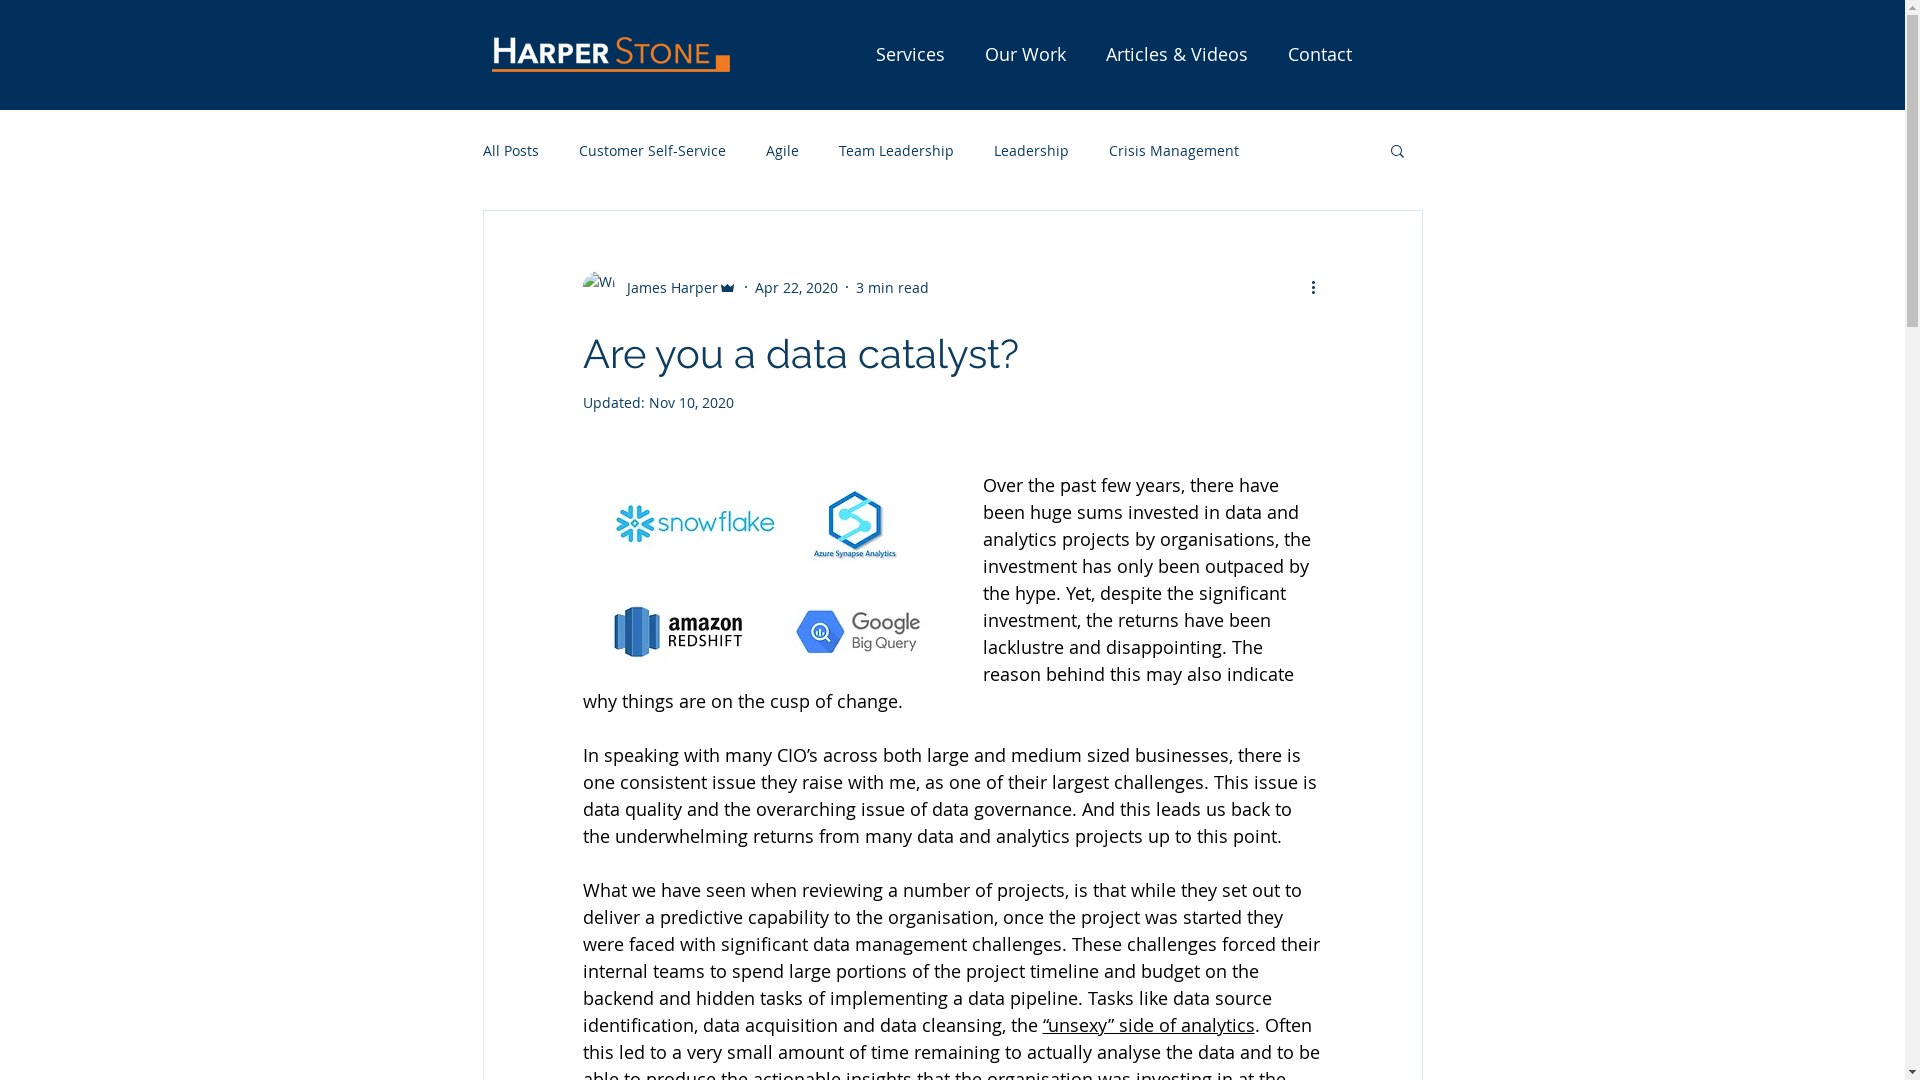 The image size is (1920, 1080). What do you see at coordinates (1176, 53) in the screenshot?
I see `'Articles & Videos'` at bounding box center [1176, 53].